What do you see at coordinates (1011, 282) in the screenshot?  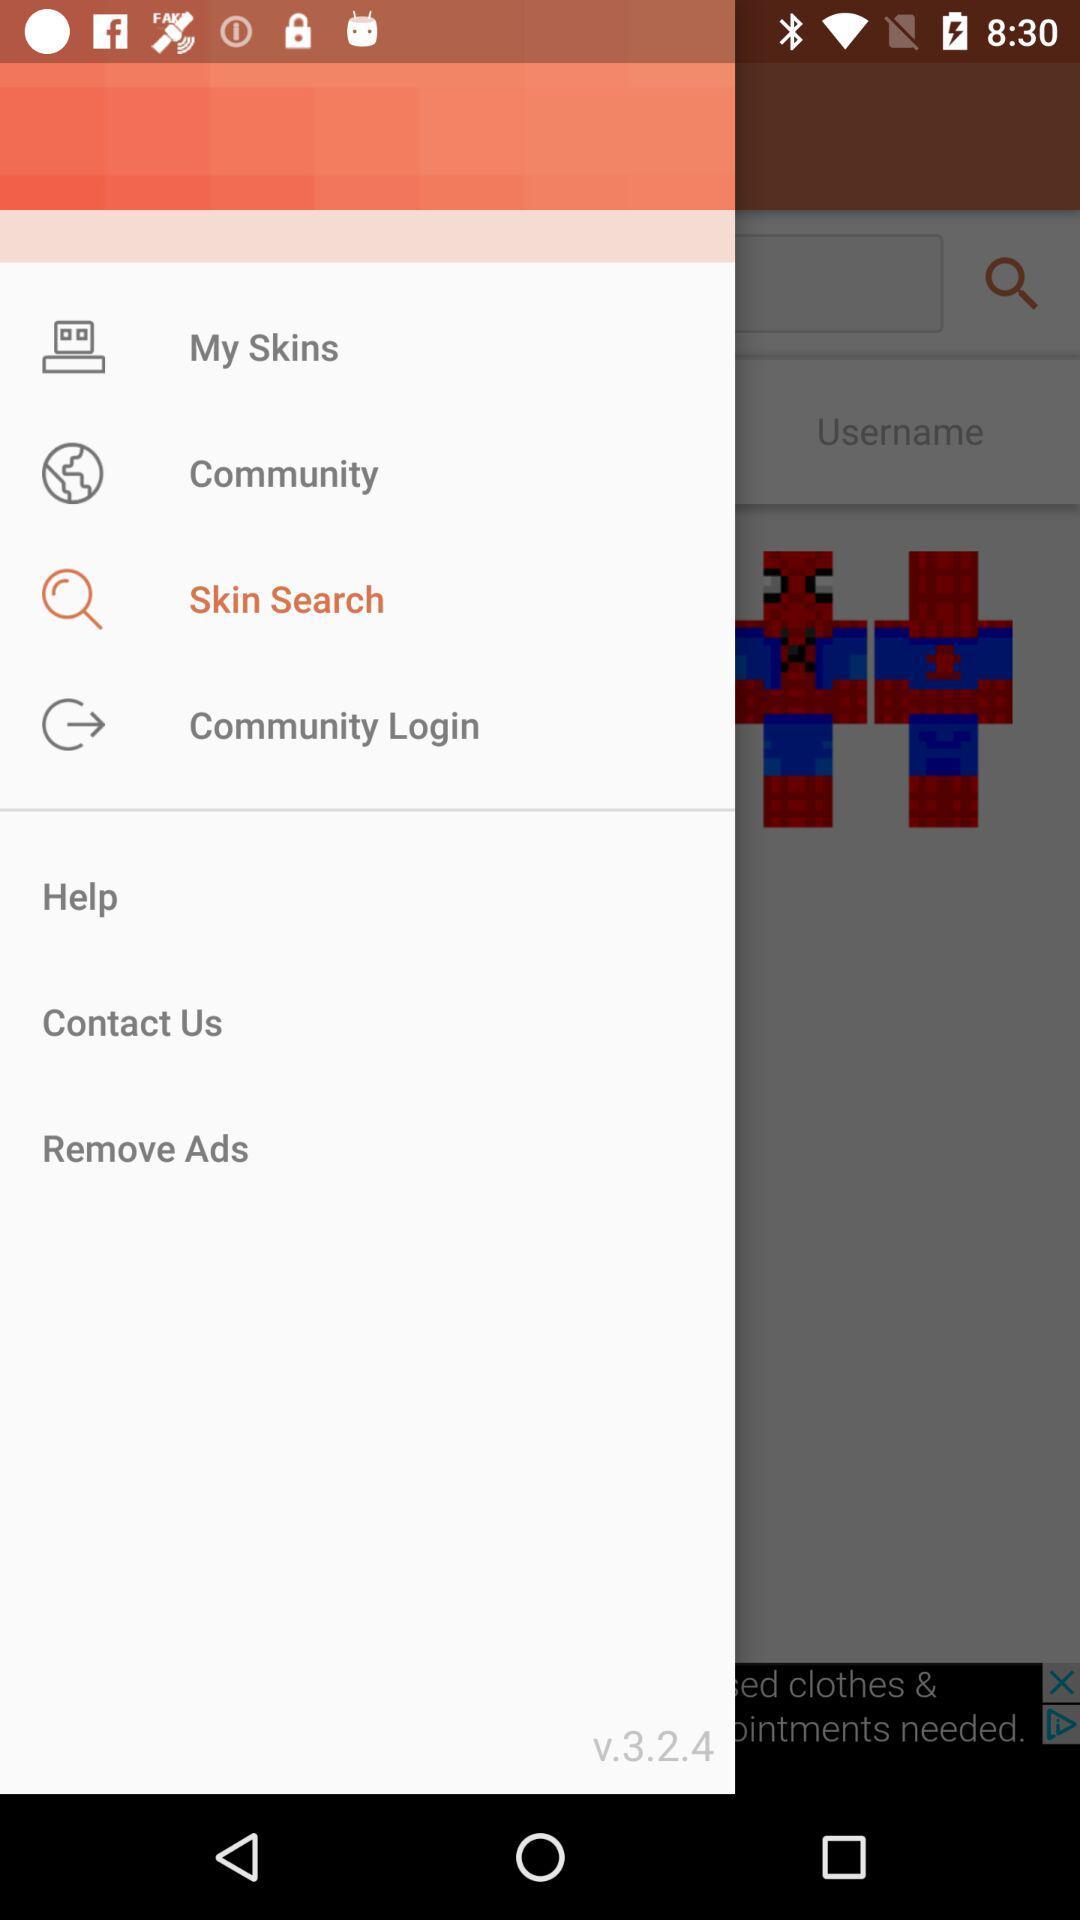 I see `the search icon` at bounding box center [1011, 282].